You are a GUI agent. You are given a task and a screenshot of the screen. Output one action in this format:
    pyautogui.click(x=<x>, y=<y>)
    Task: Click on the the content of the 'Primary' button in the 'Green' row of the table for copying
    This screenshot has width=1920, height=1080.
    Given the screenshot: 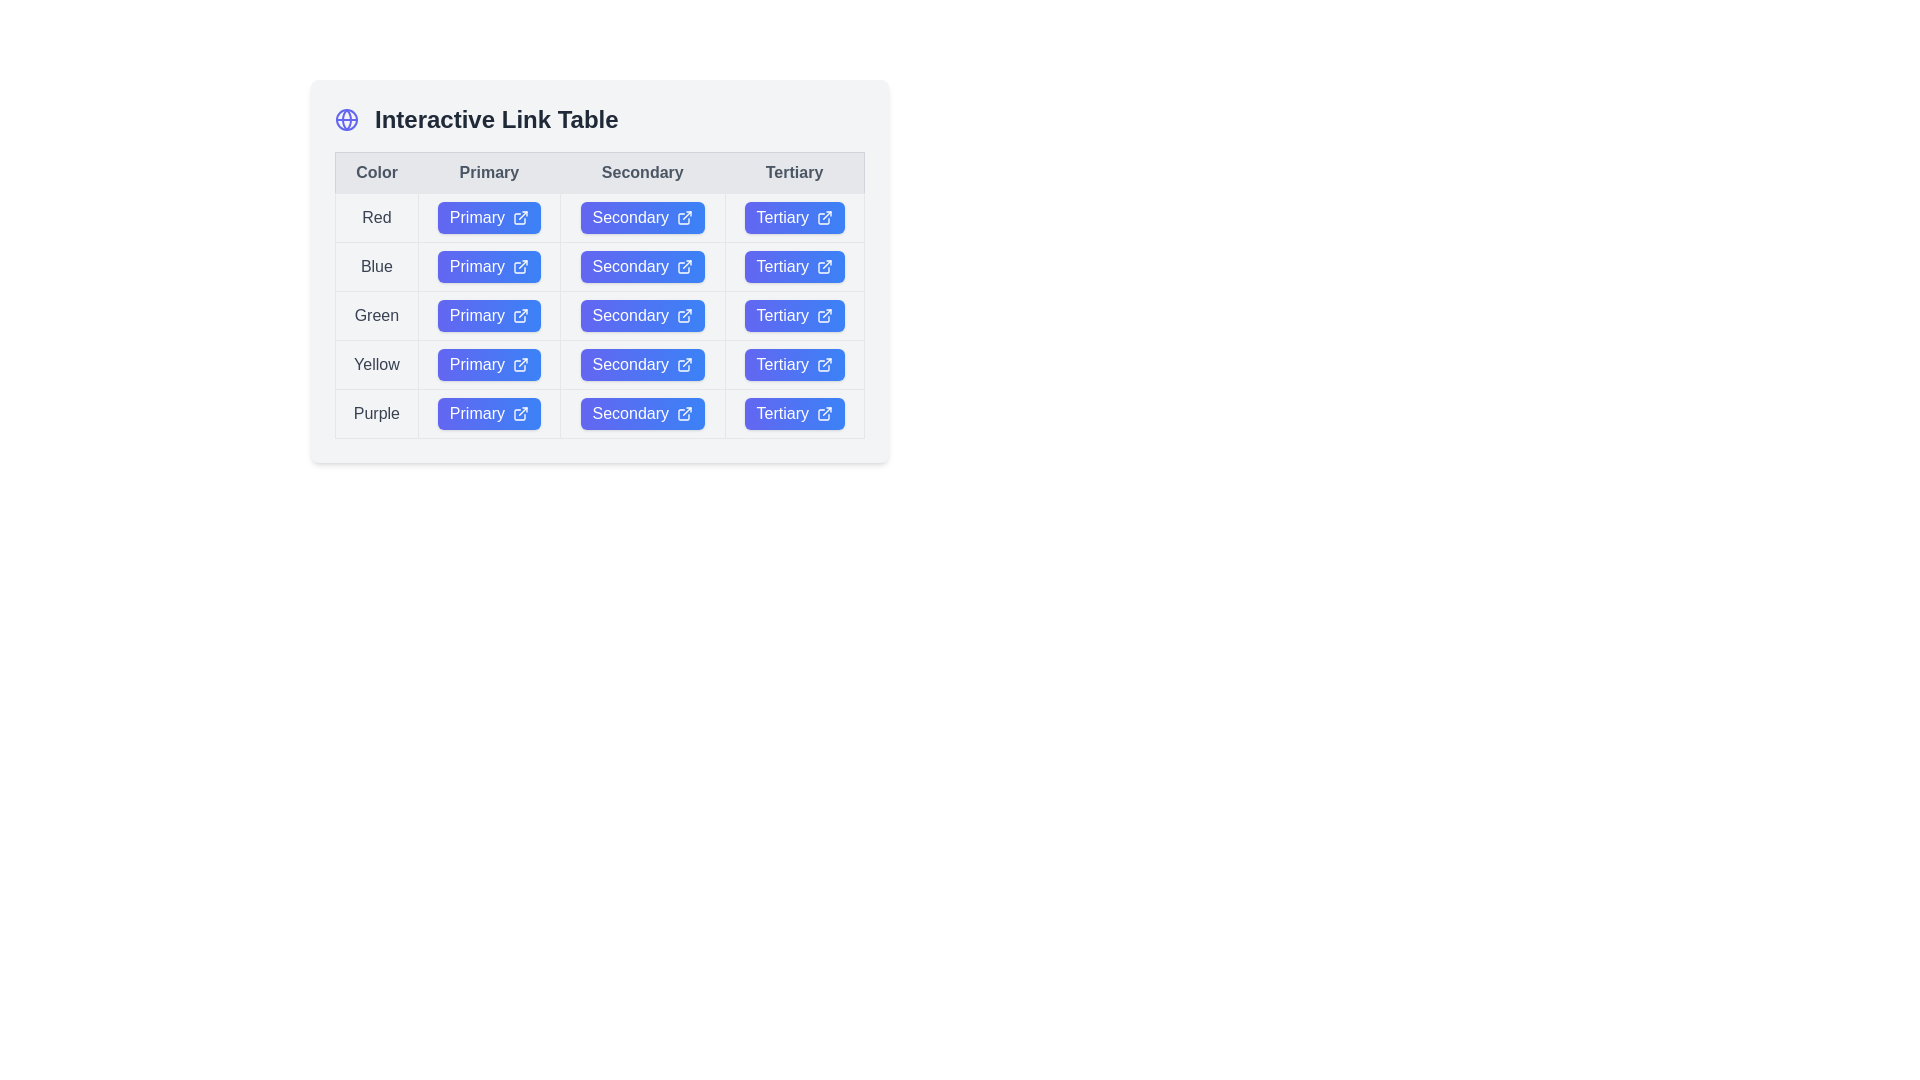 What is the action you would take?
    pyautogui.click(x=476, y=315)
    